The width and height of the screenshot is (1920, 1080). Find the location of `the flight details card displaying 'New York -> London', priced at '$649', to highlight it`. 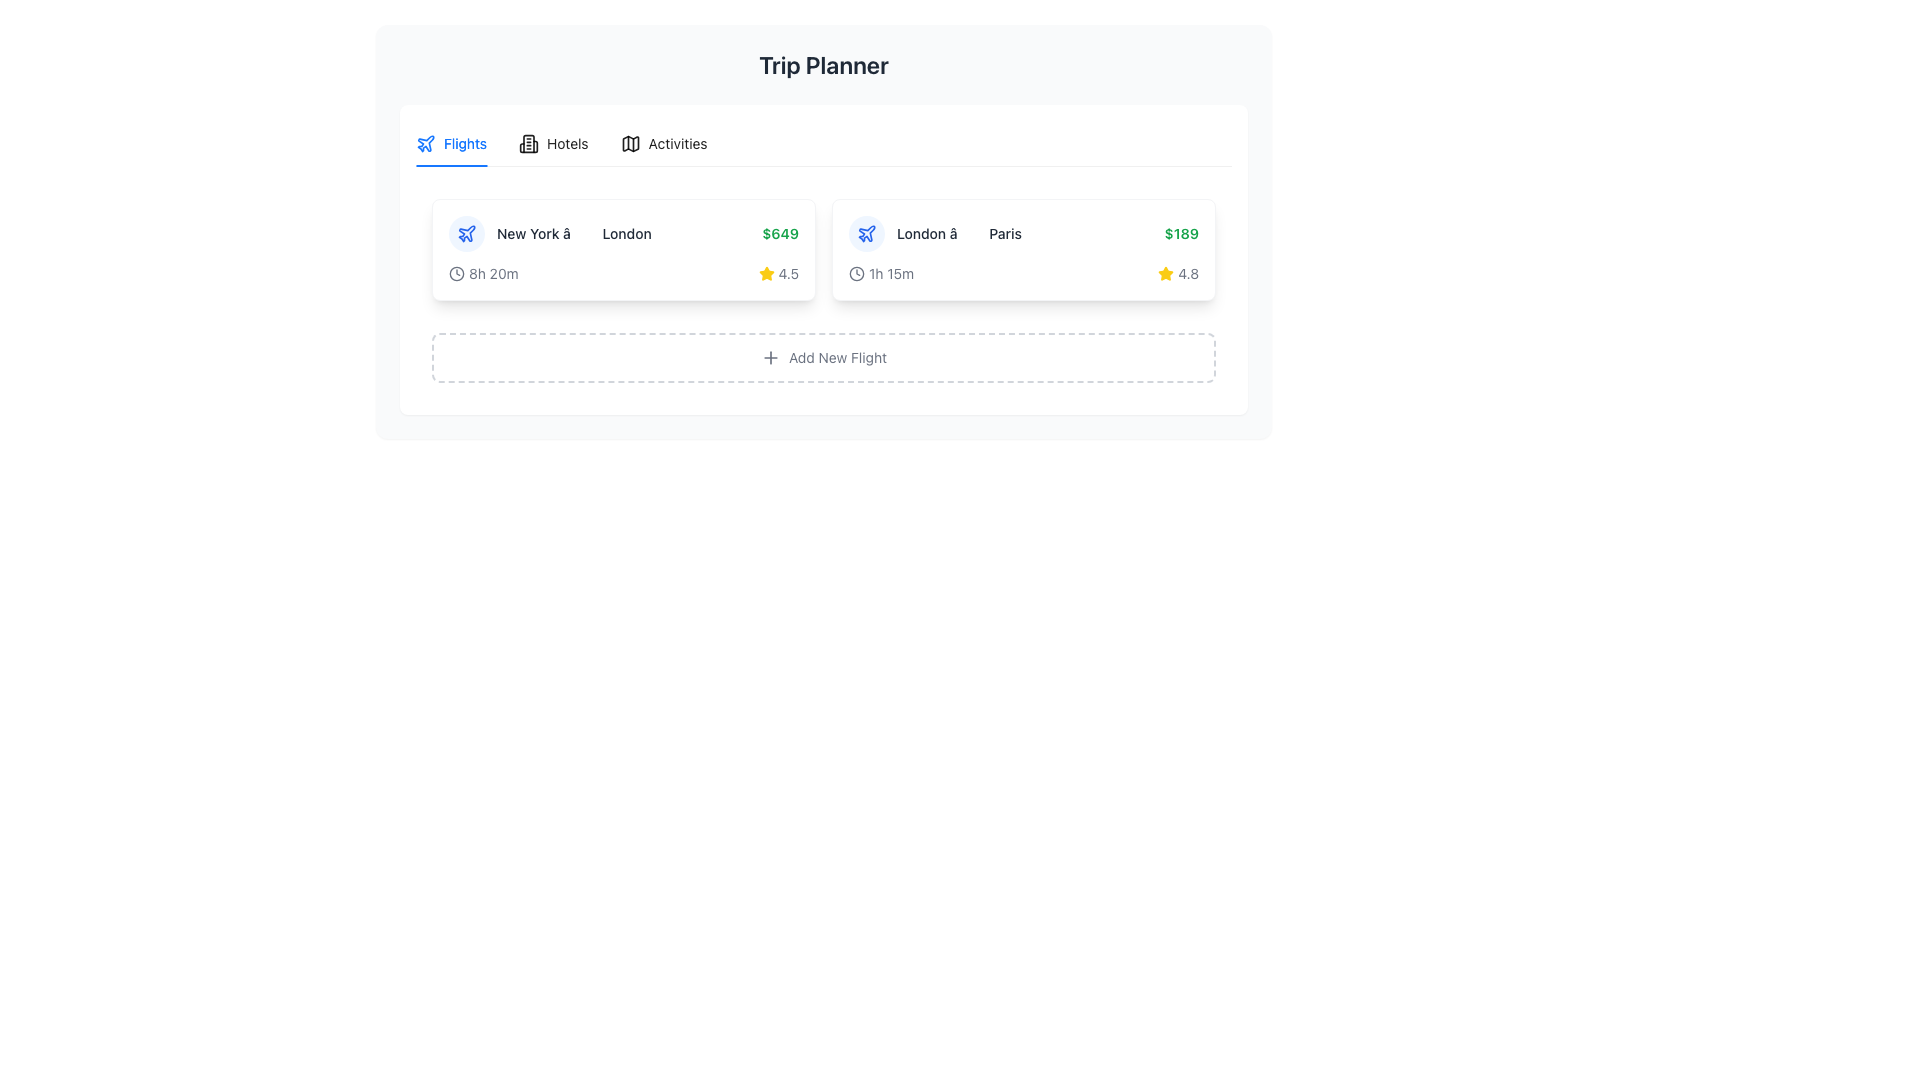

the flight details card displaying 'New York -> London', priced at '$649', to highlight it is located at coordinates (623, 249).